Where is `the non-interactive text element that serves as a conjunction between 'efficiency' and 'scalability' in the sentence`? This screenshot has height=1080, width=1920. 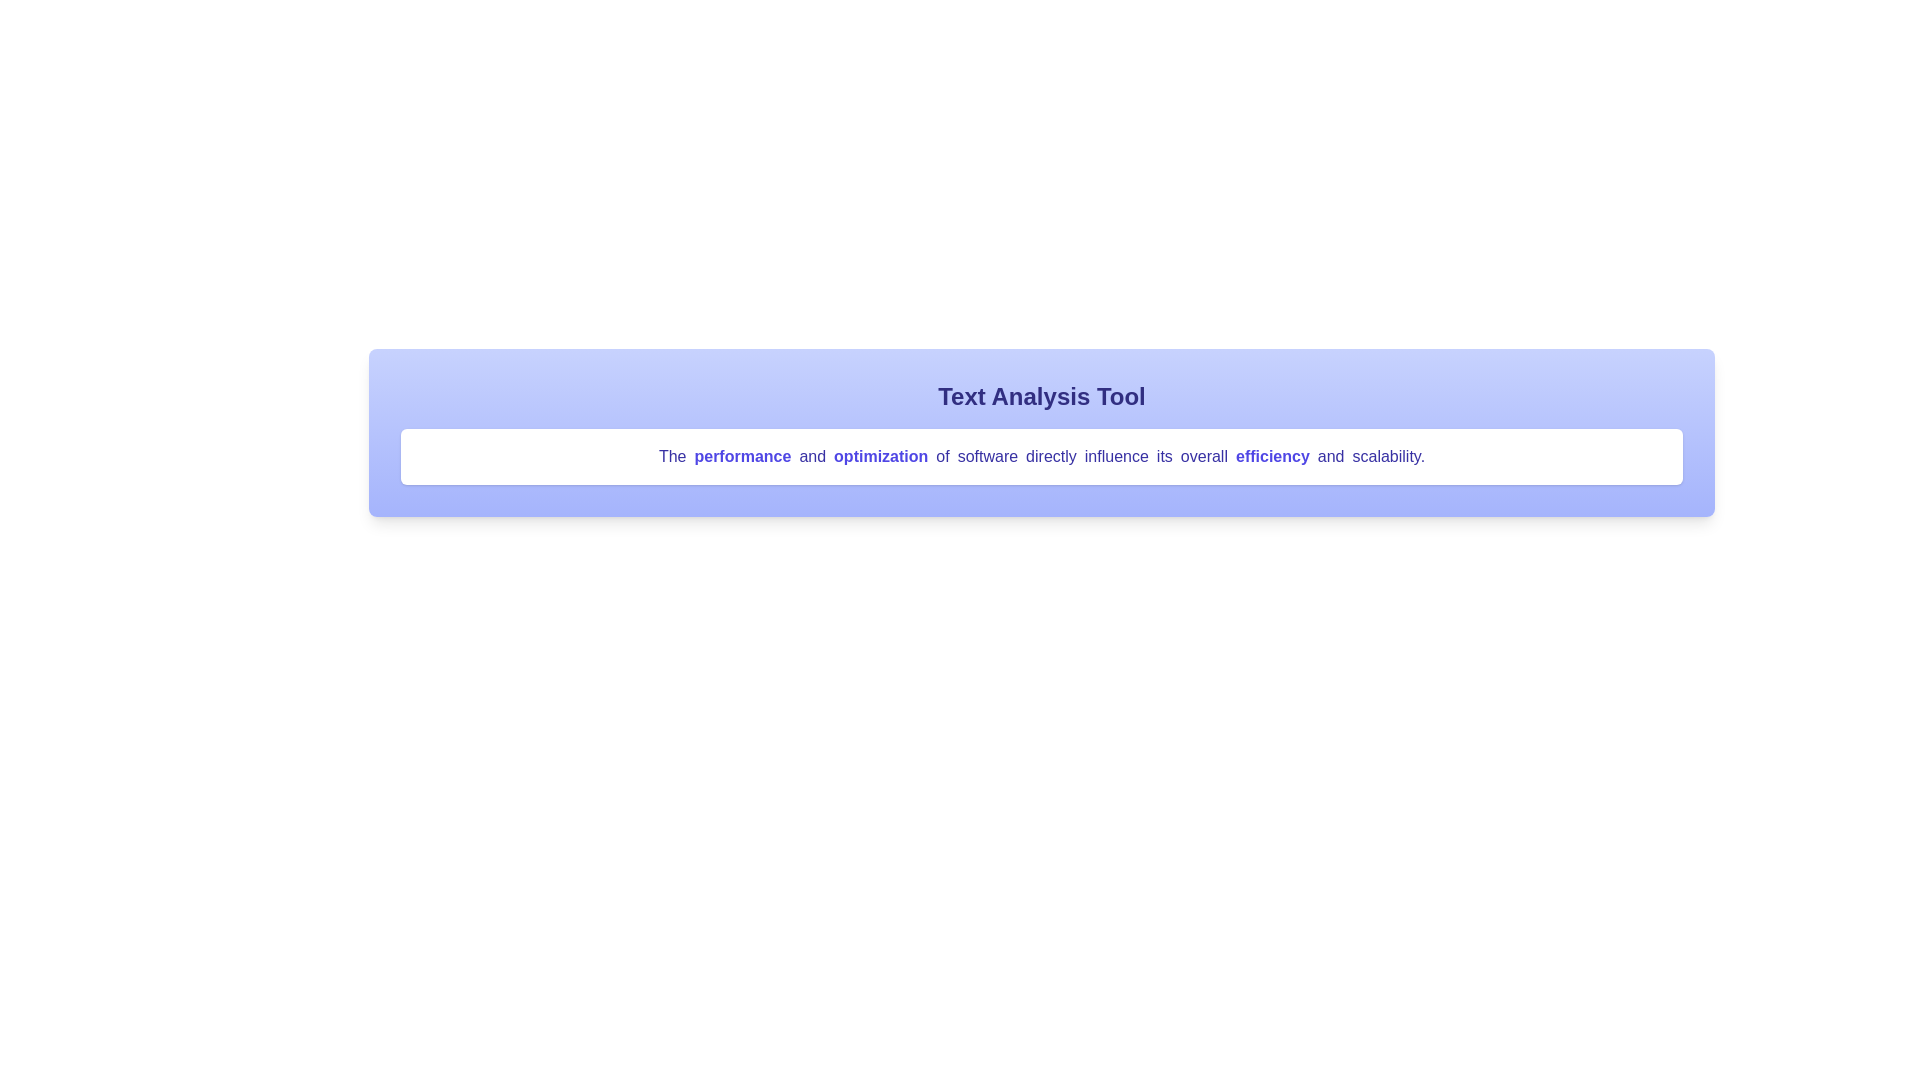
the non-interactive text element that serves as a conjunction between 'efficiency' and 'scalability' in the sentence is located at coordinates (1331, 456).